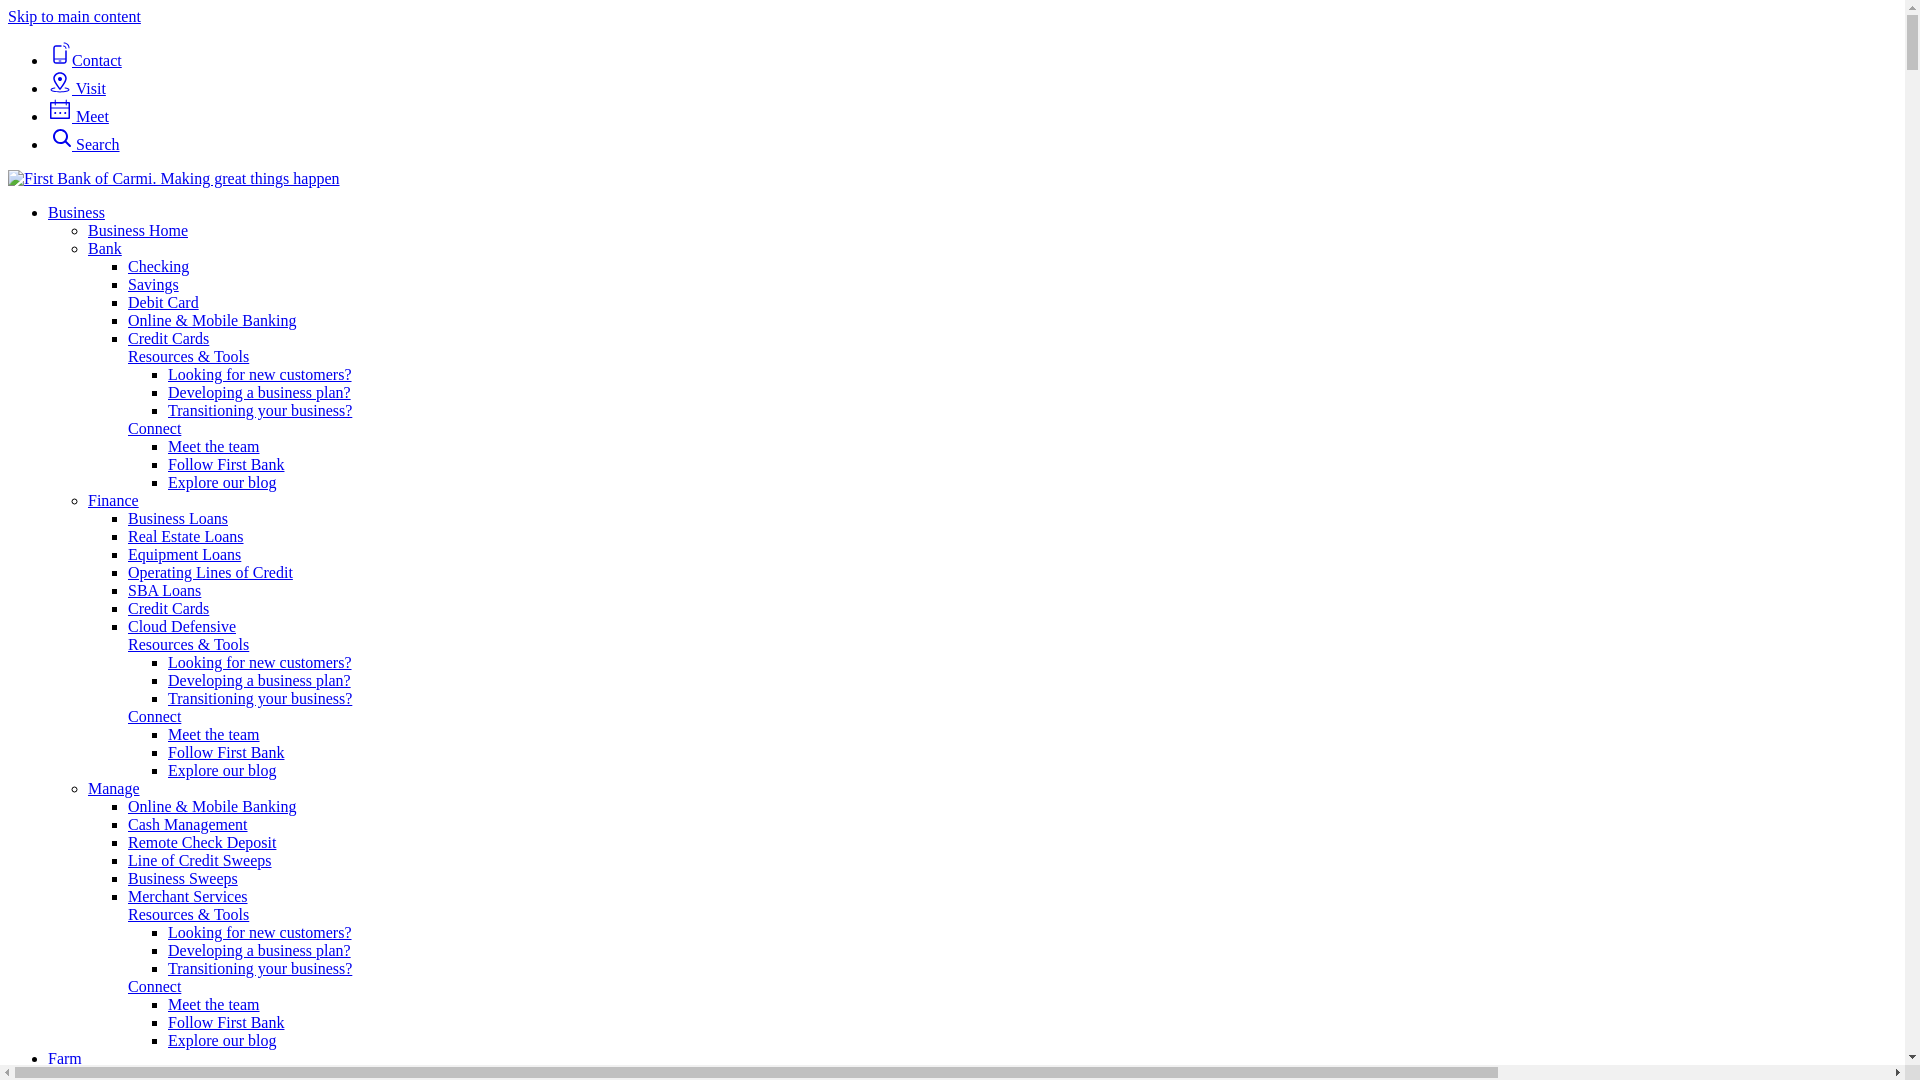 The height and width of the screenshot is (1080, 1920). What do you see at coordinates (112, 499) in the screenshot?
I see `'Finance'` at bounding box center [112, 499].